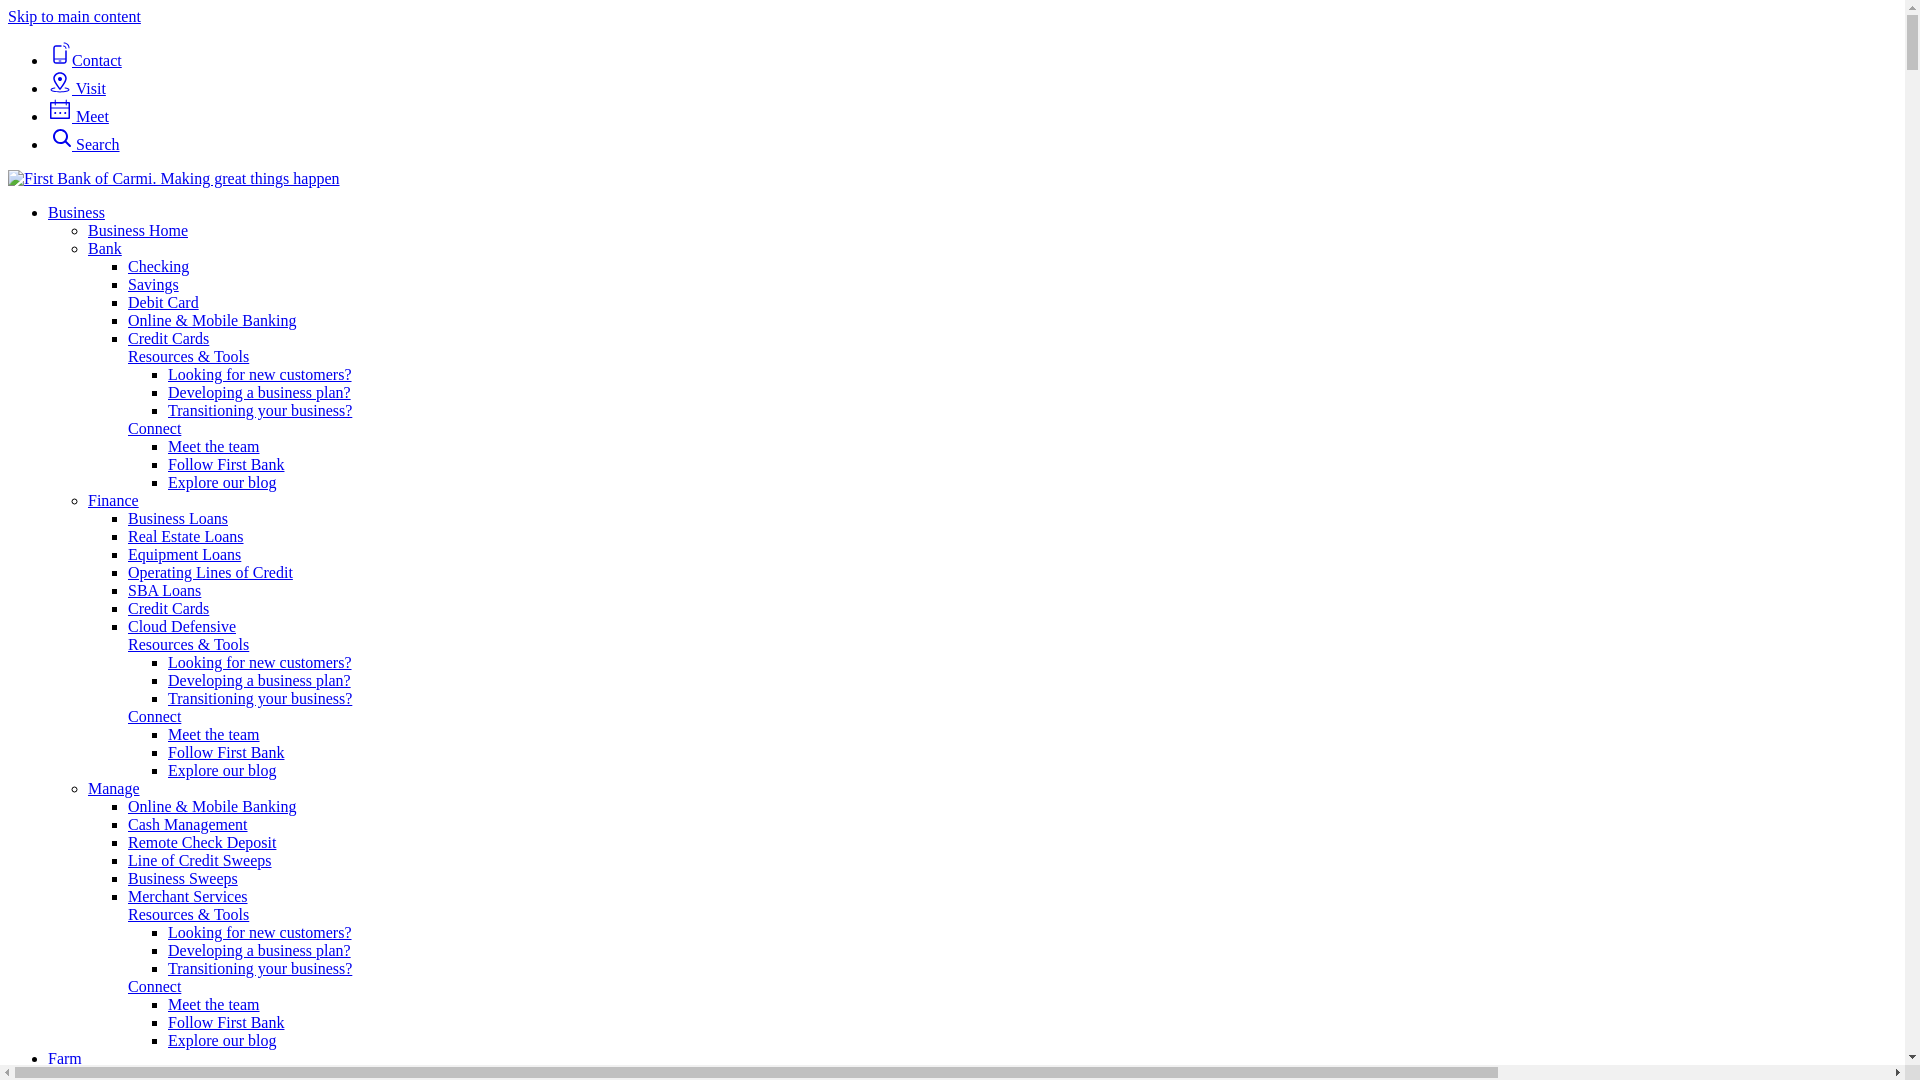 The height and width of the screenshot is (1080, 1920). What do you see at coordinates (112, 499) in the screenshot?
I see `'Finance'` at bounding box center [112, 499].